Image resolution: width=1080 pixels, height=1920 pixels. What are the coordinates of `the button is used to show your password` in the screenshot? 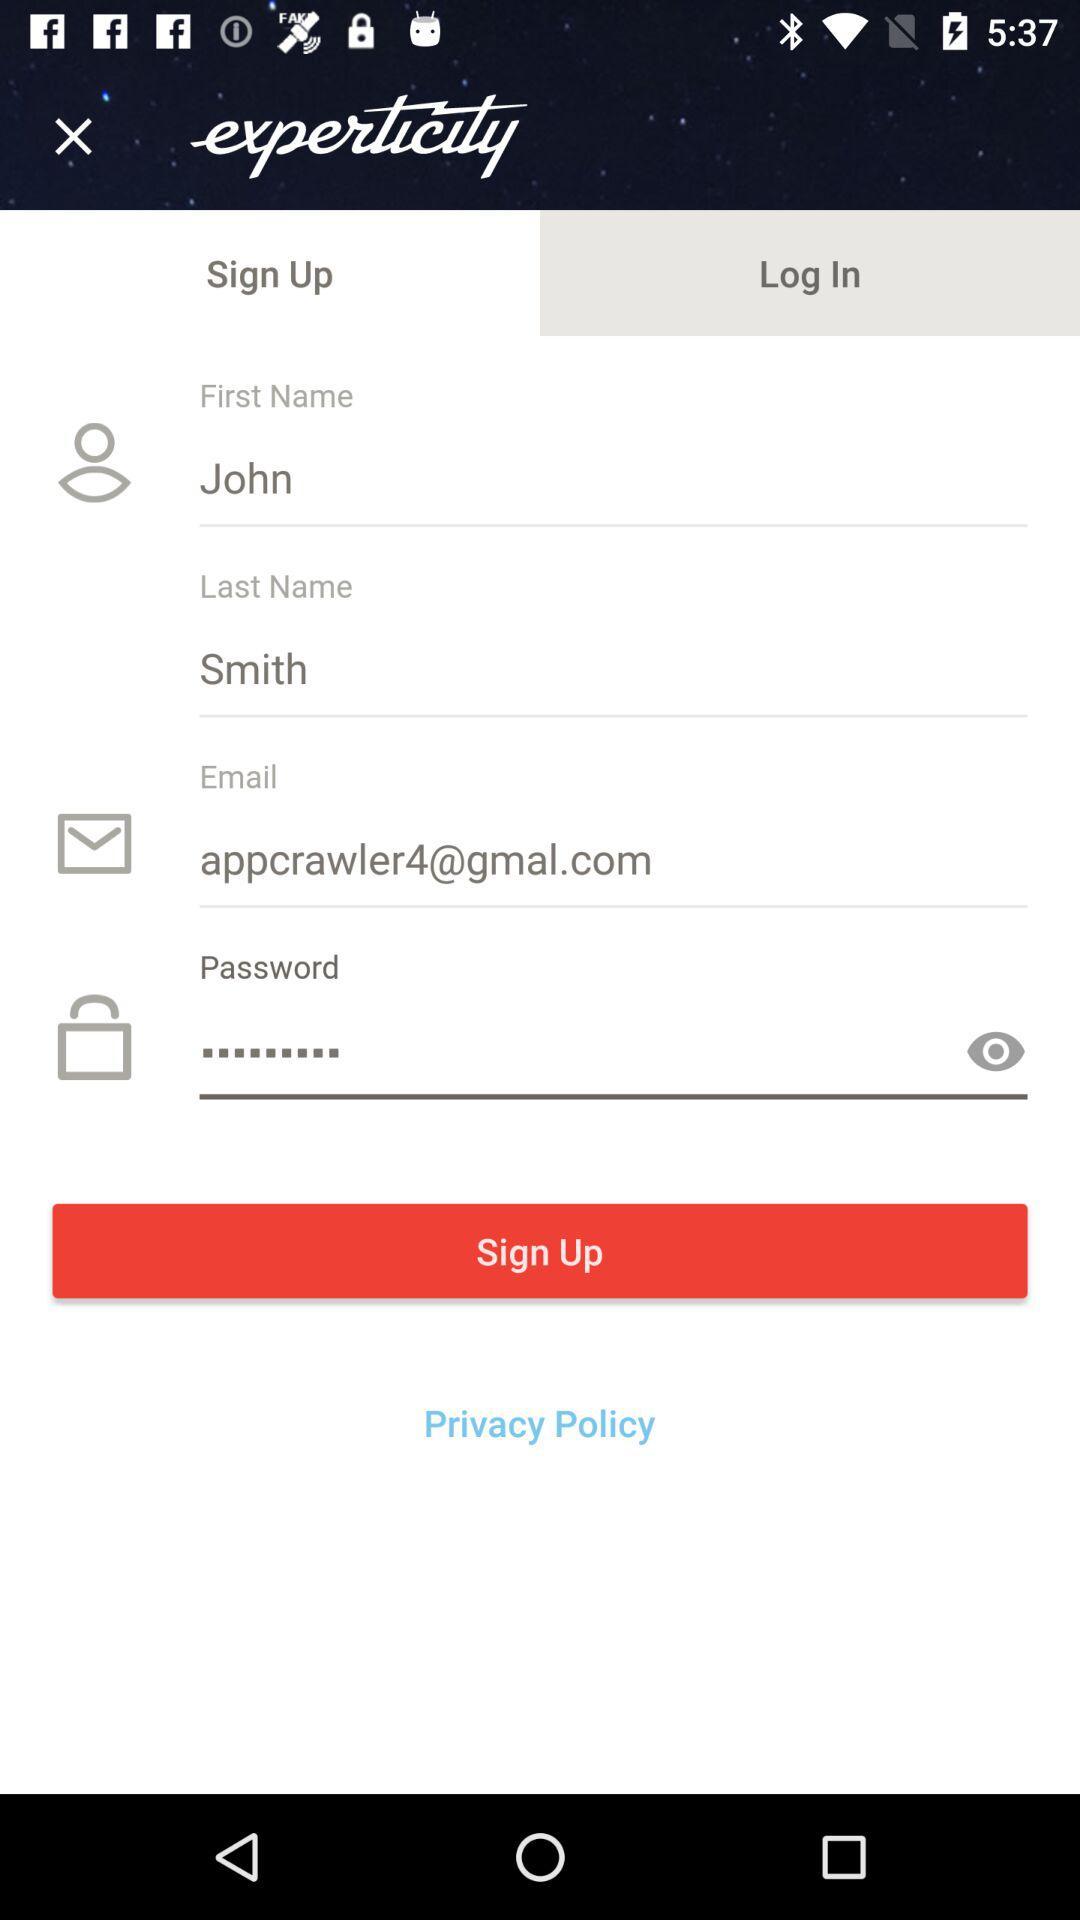 It's located at (995, 1050).